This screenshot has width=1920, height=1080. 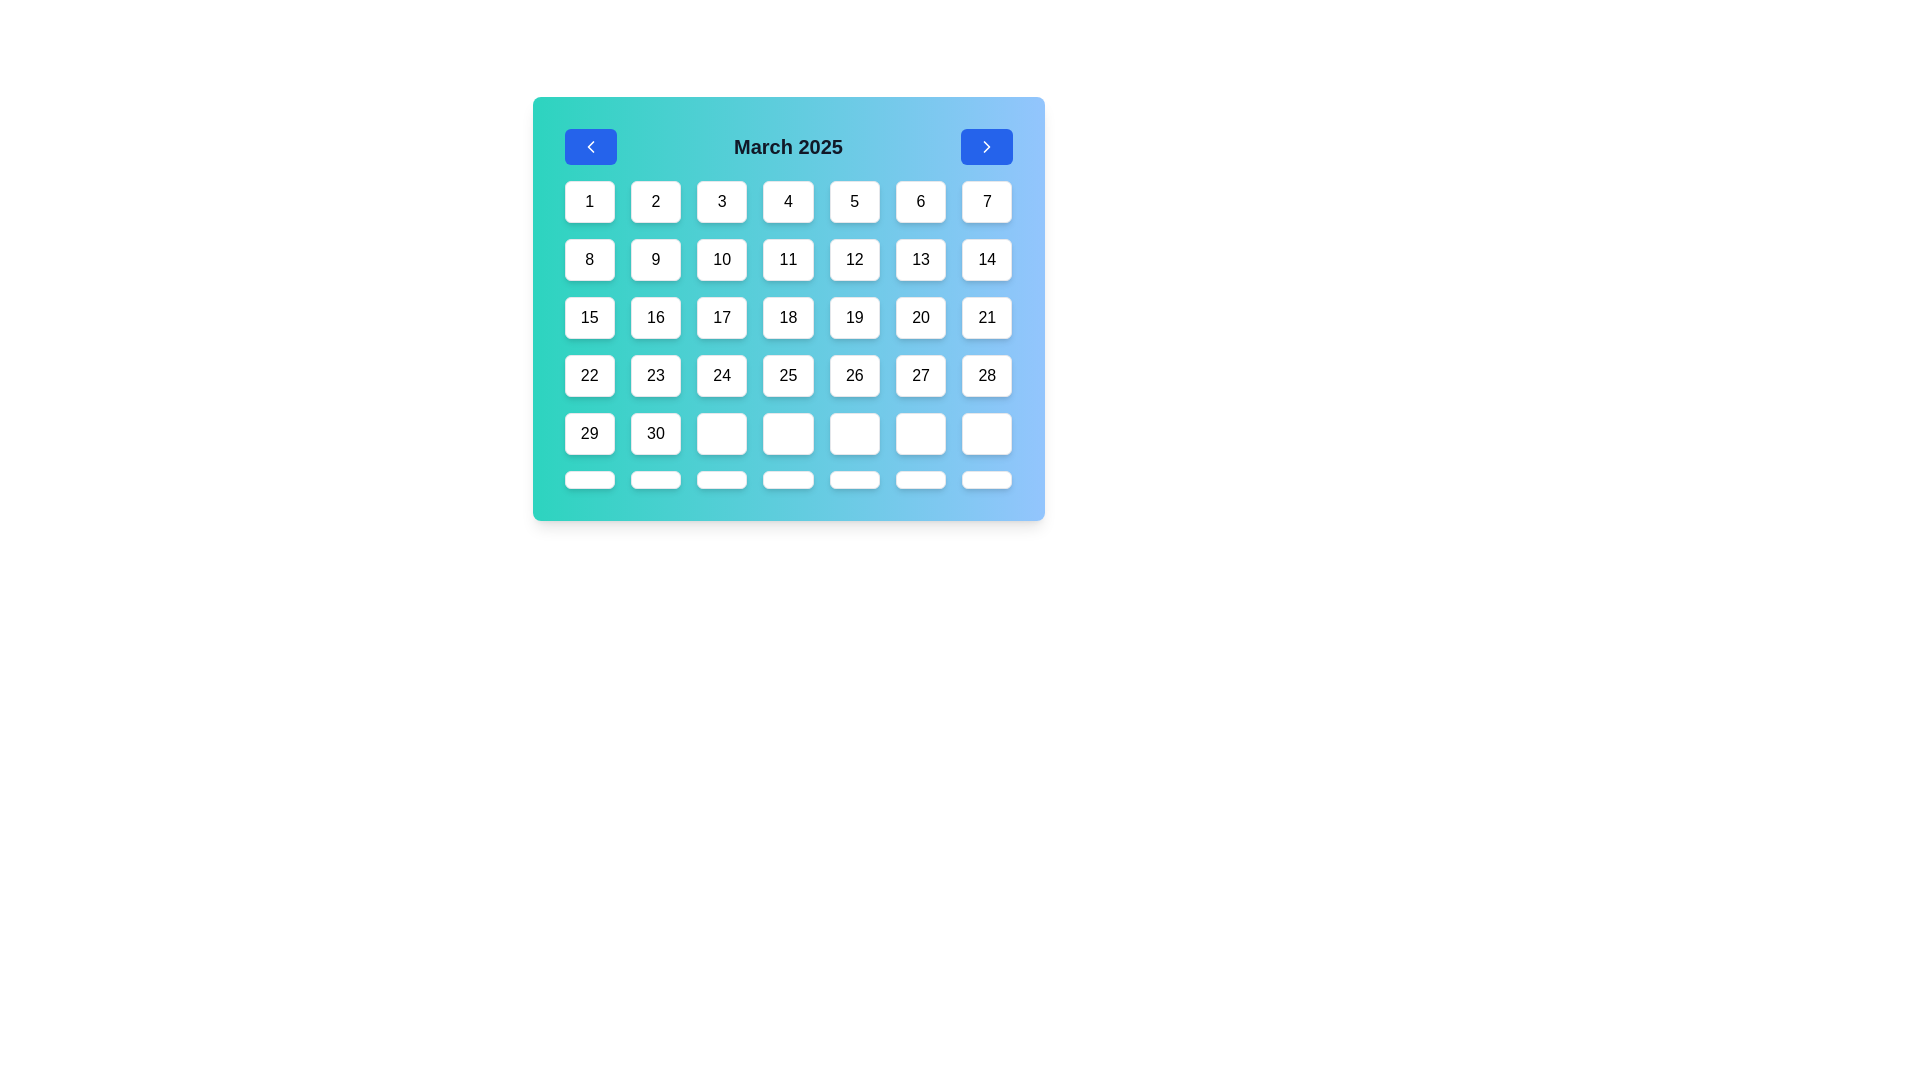 I want to click on the button-like tile displaying the number '6' in the March 2025 section of the interface, so click(x=920, y=201).